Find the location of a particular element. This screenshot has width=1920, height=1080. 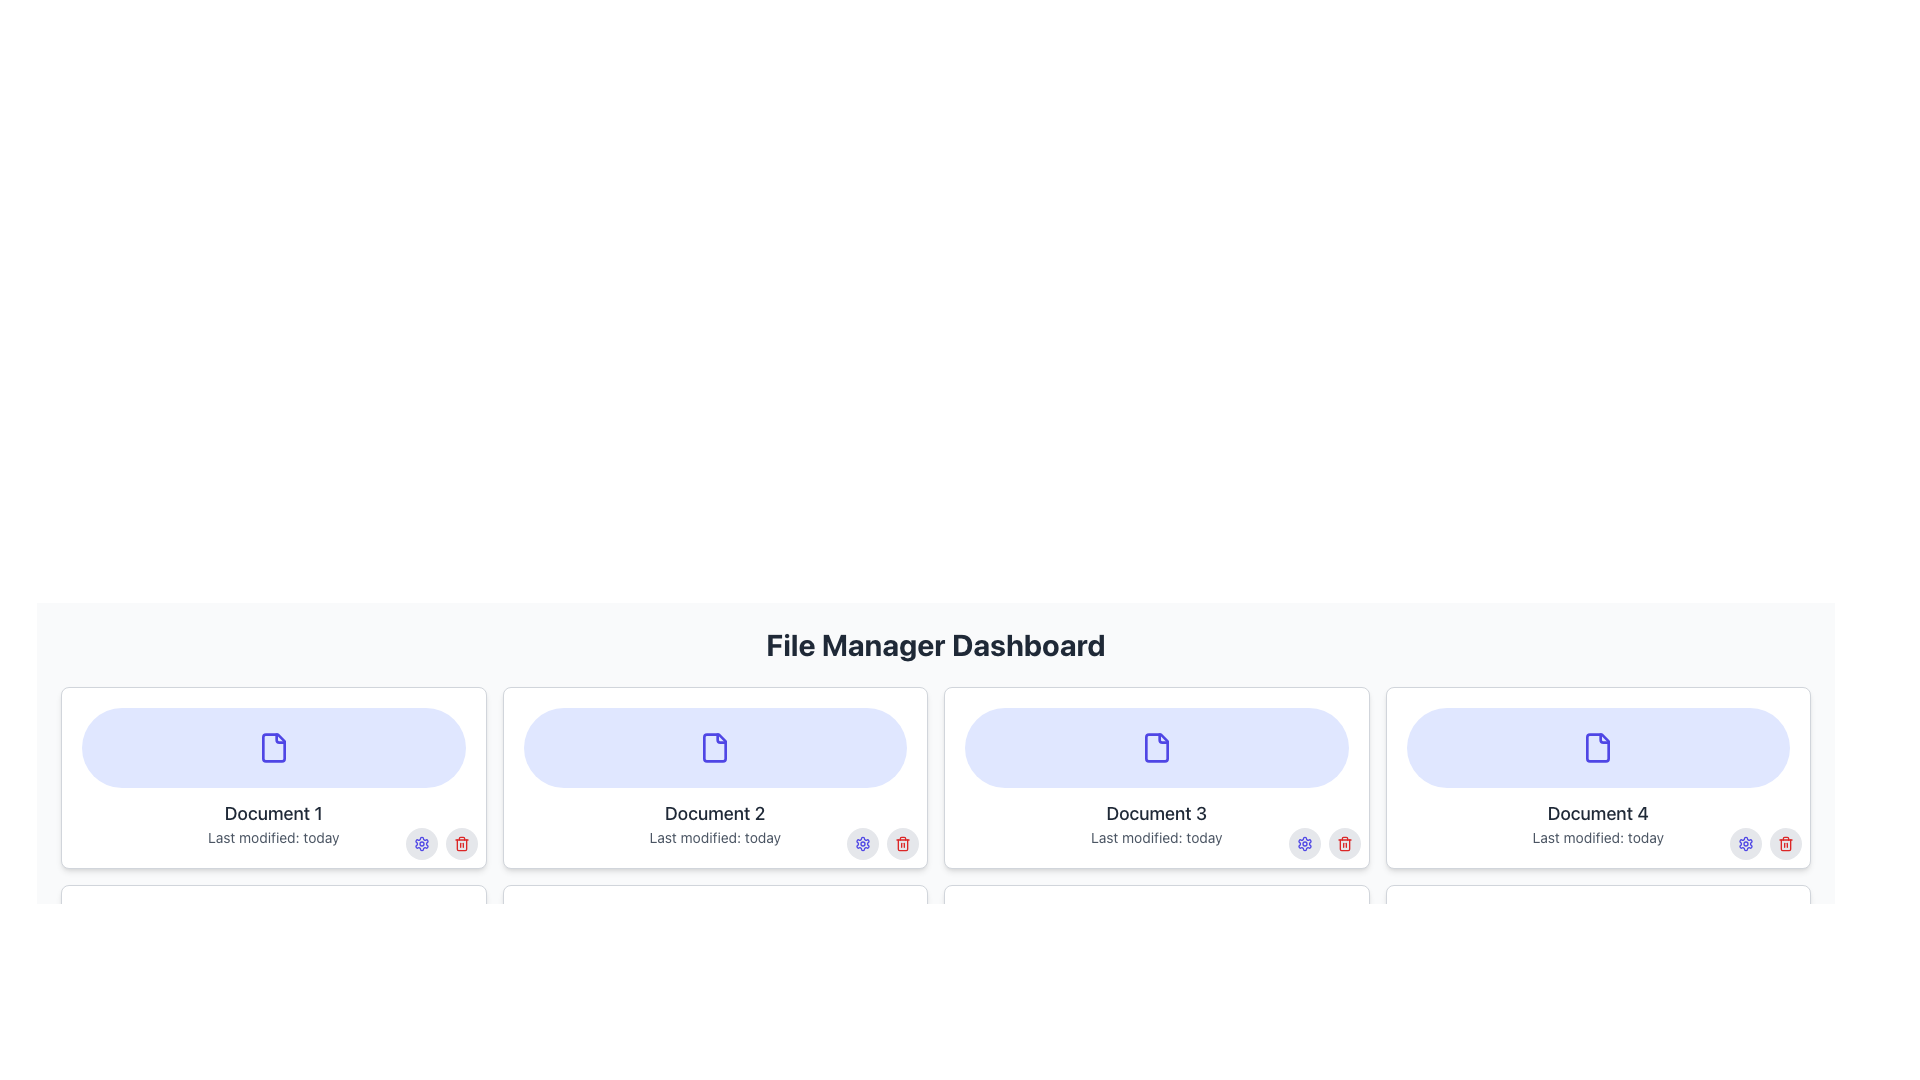

the text label that serves as a descriptor for the document, located below the indigo-colored file icon in the UI is located at coordinates (715, 813).